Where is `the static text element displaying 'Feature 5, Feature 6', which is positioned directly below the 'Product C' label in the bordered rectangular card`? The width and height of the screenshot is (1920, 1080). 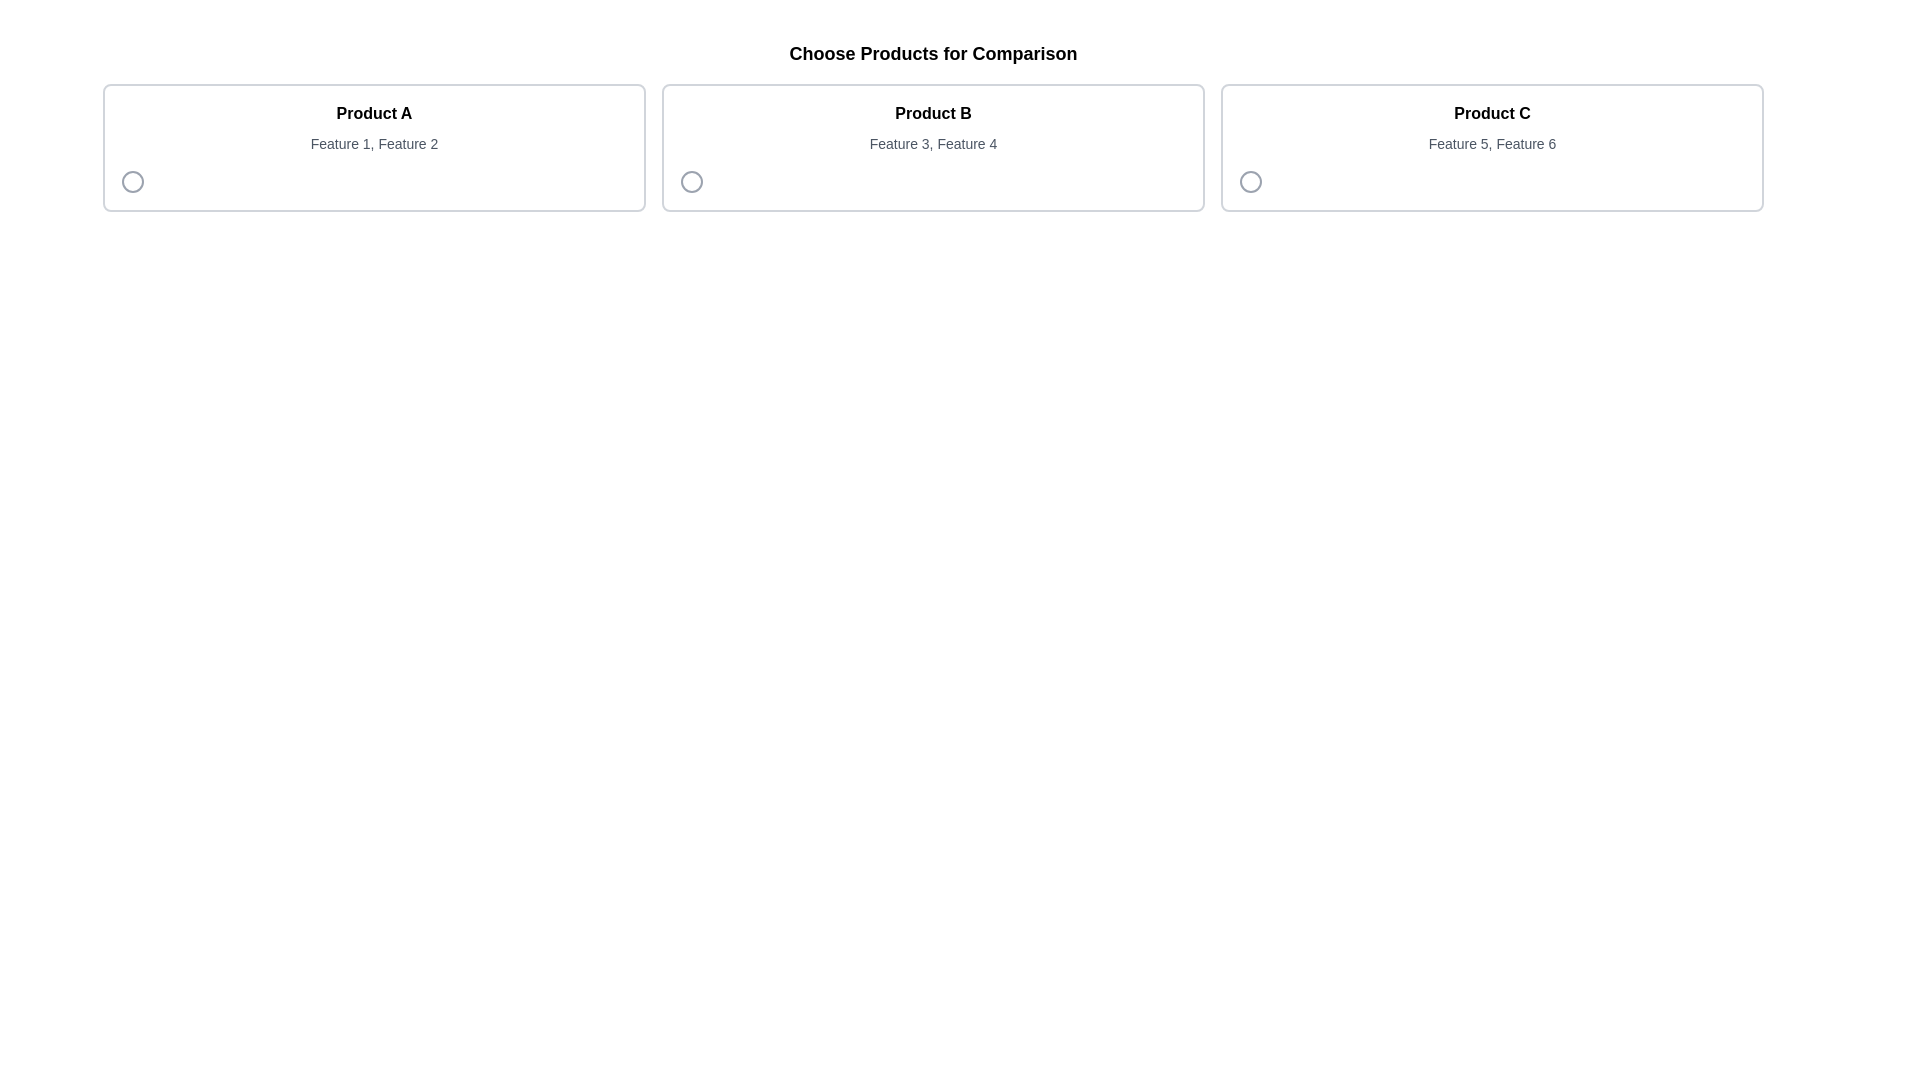
the static text element displaying 'Feature 5, Feature 6', which is positioned directly below the 'Product C' label in the bordered rectangular card is located at coordinates (1492, 142).